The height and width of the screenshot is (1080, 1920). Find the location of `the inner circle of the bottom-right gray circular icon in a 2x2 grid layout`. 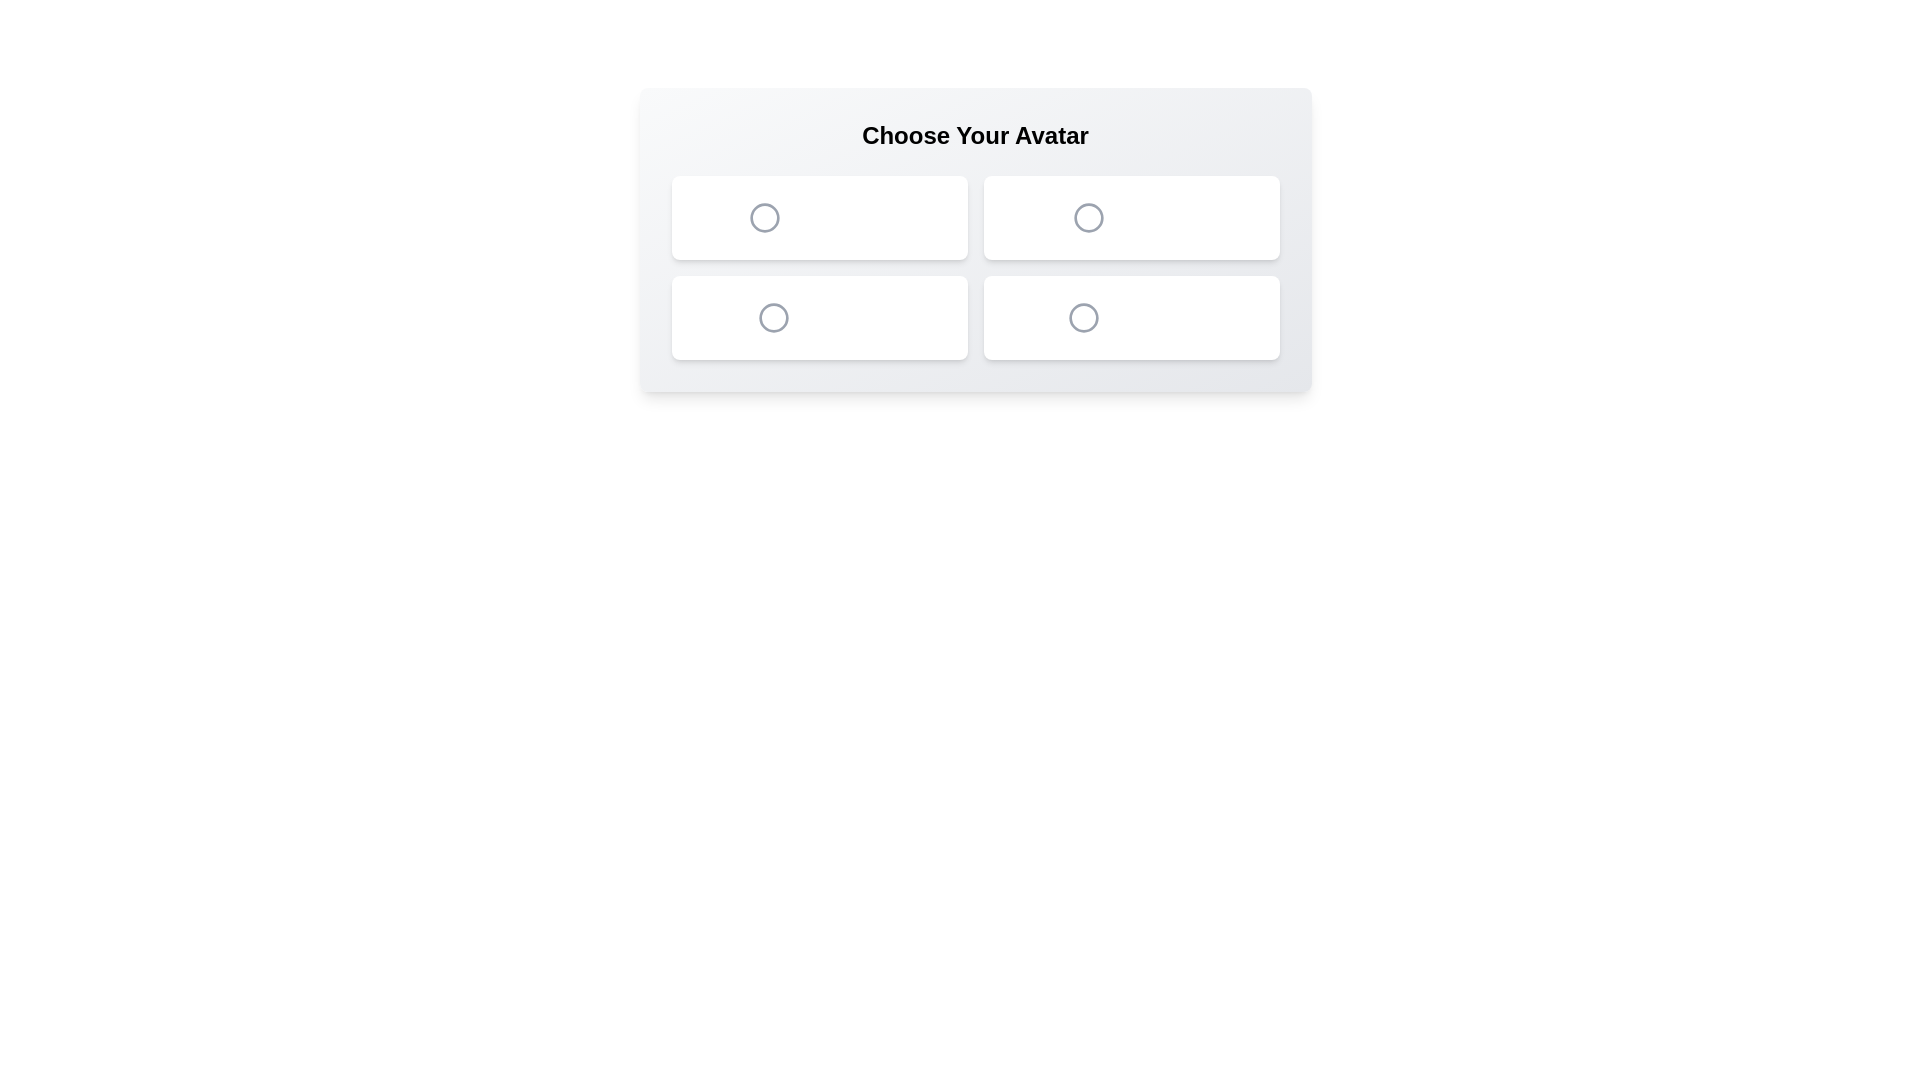

the inner circle of the bottom-right gray circular icon in a 2x2 grid layout is located at coordinates (1083, 316).